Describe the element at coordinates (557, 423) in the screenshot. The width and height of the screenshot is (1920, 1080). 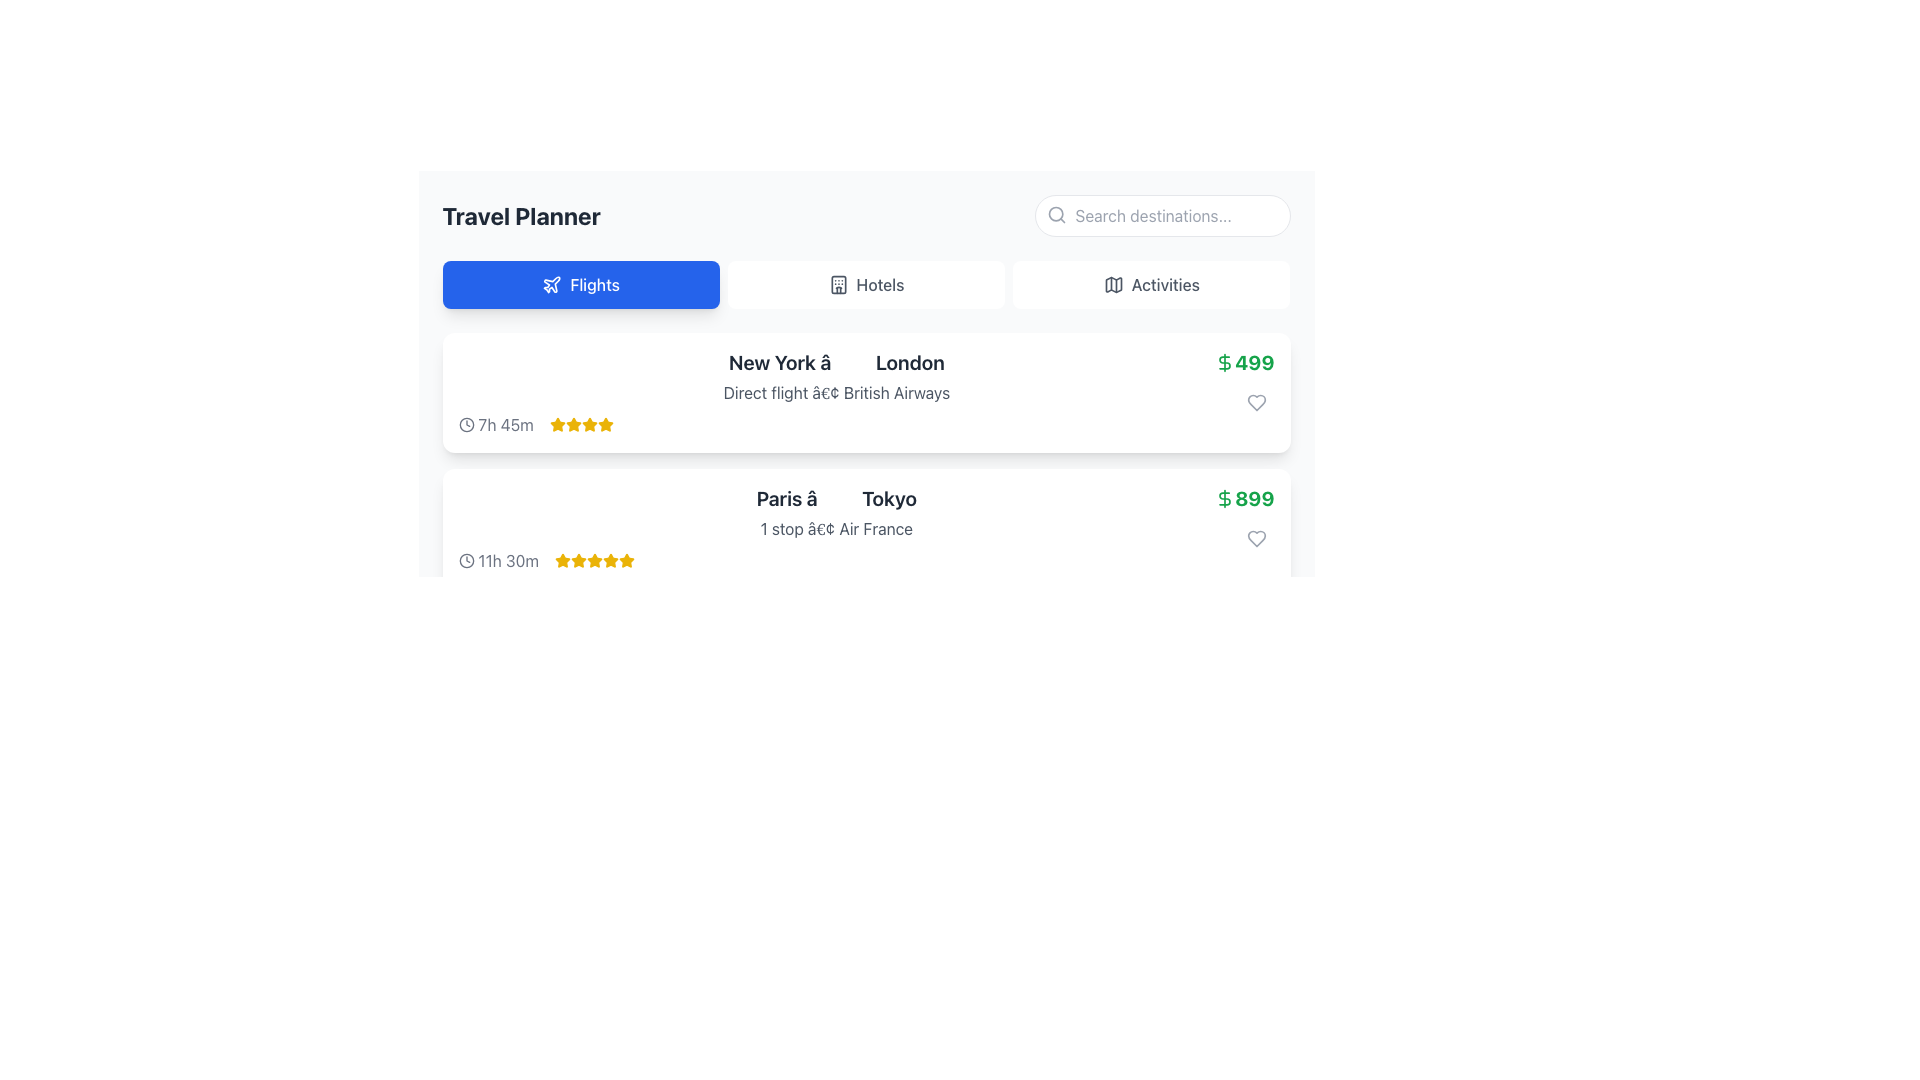
I see `the first star-shaped icon (yellow fill) in the flight option list` at that location.